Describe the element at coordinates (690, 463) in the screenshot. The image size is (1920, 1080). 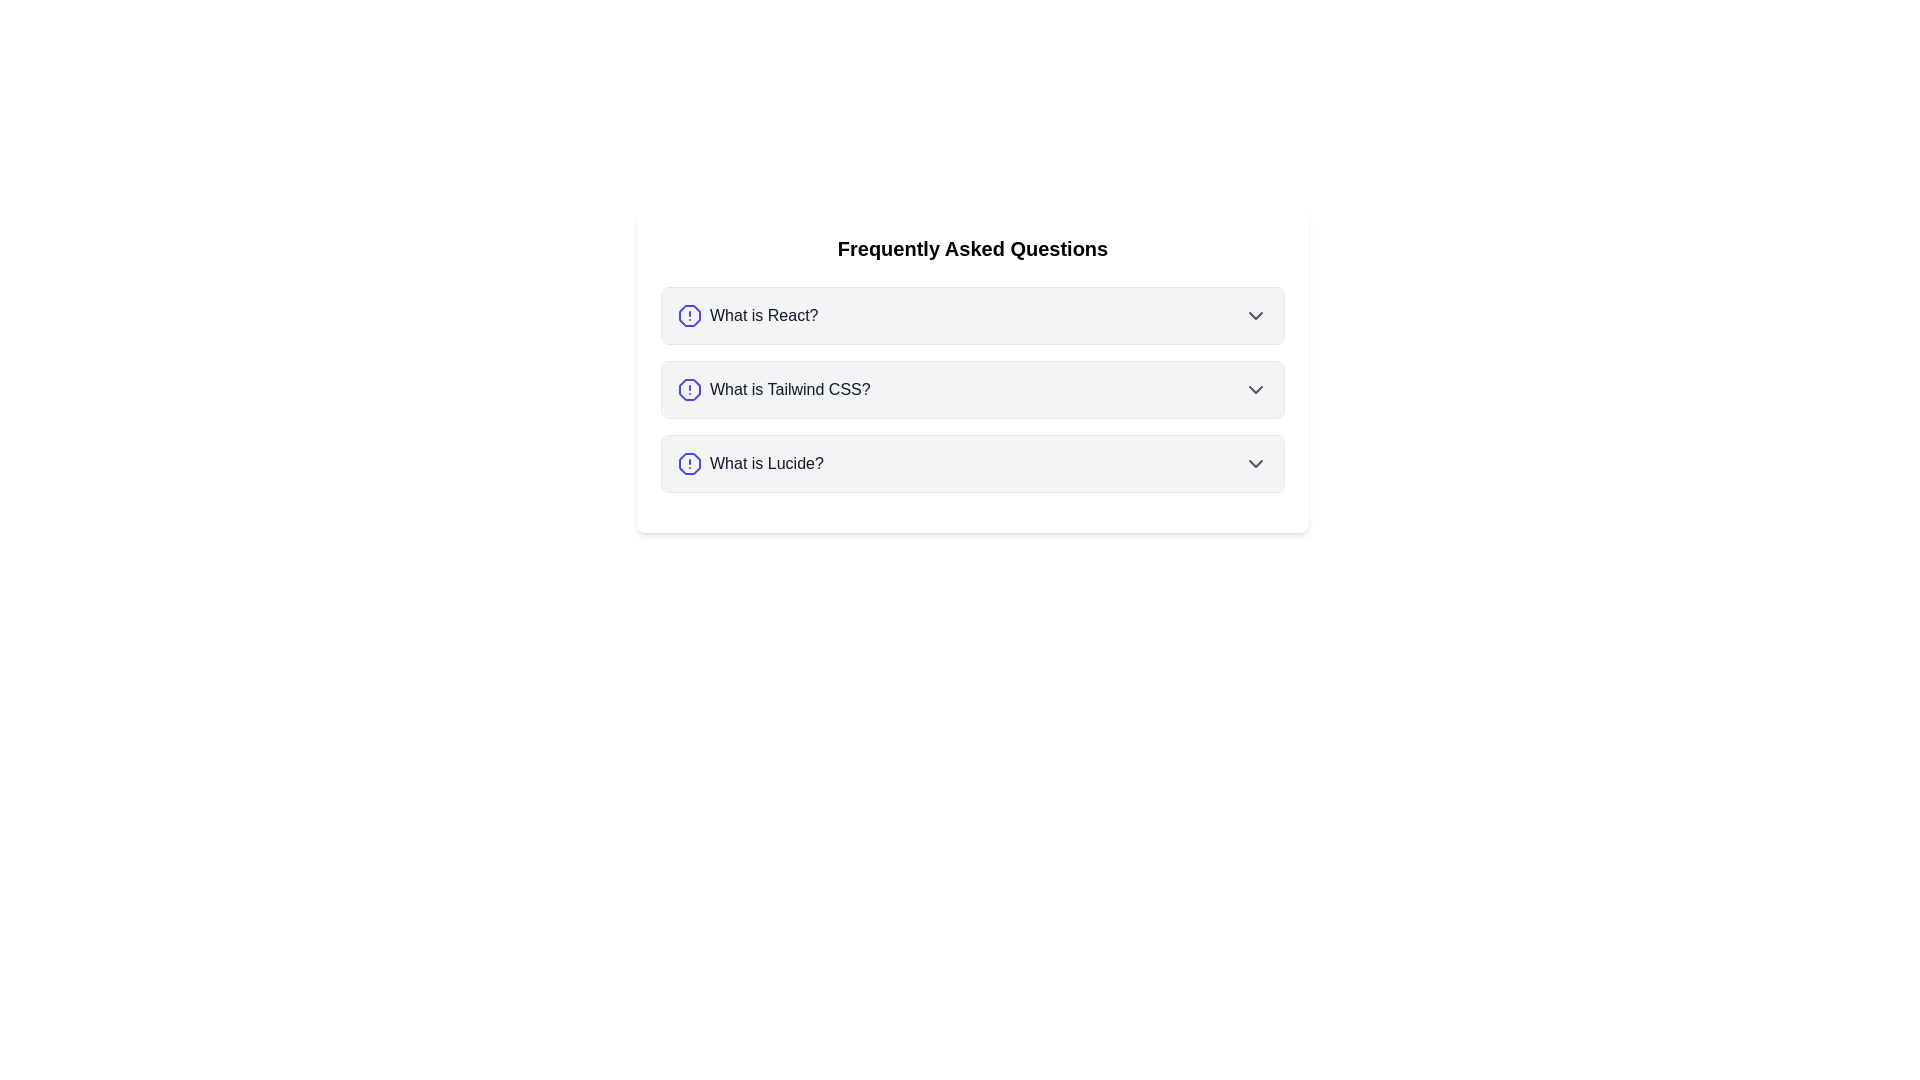
I see `the icon located to the left of the question text in the 'What is Lucide?' entry of the FAQ section` at that location.